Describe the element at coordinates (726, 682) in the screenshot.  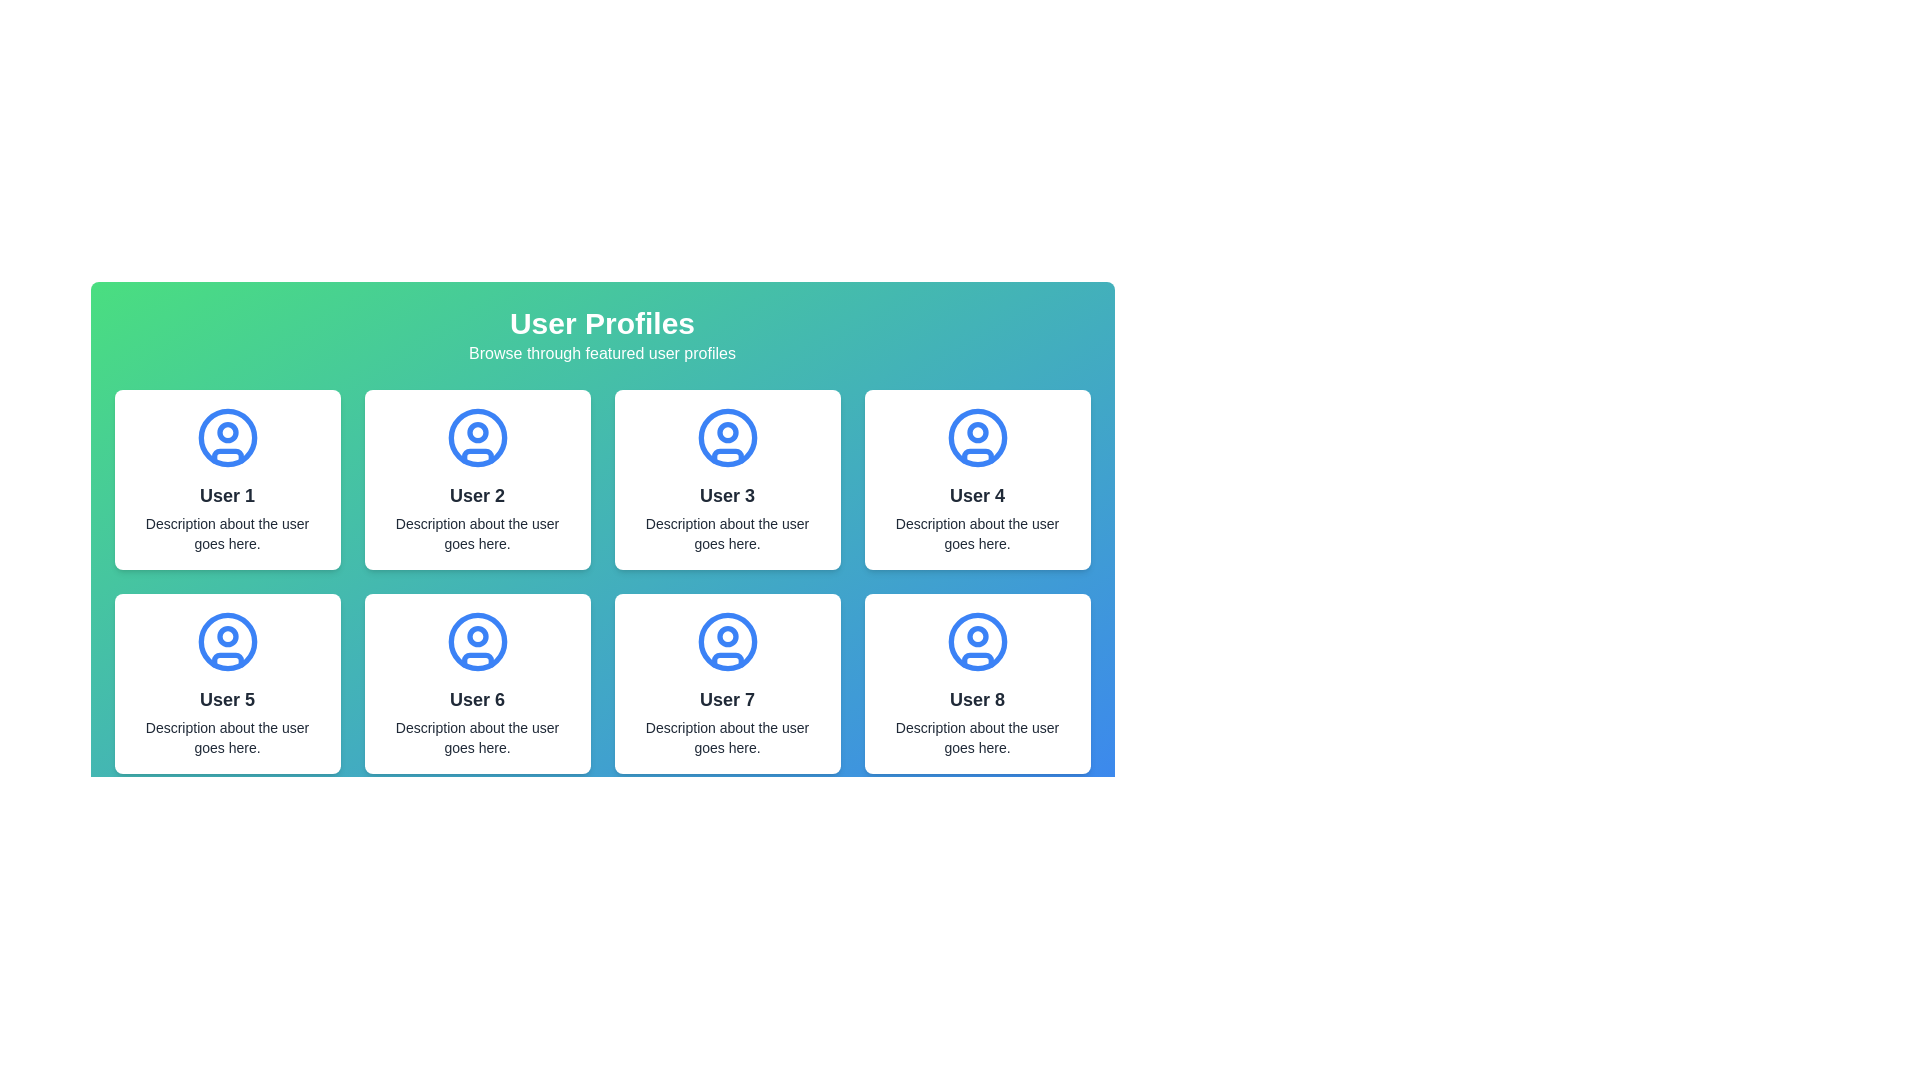
I see `the user profile card for 'User 7'` at that location.